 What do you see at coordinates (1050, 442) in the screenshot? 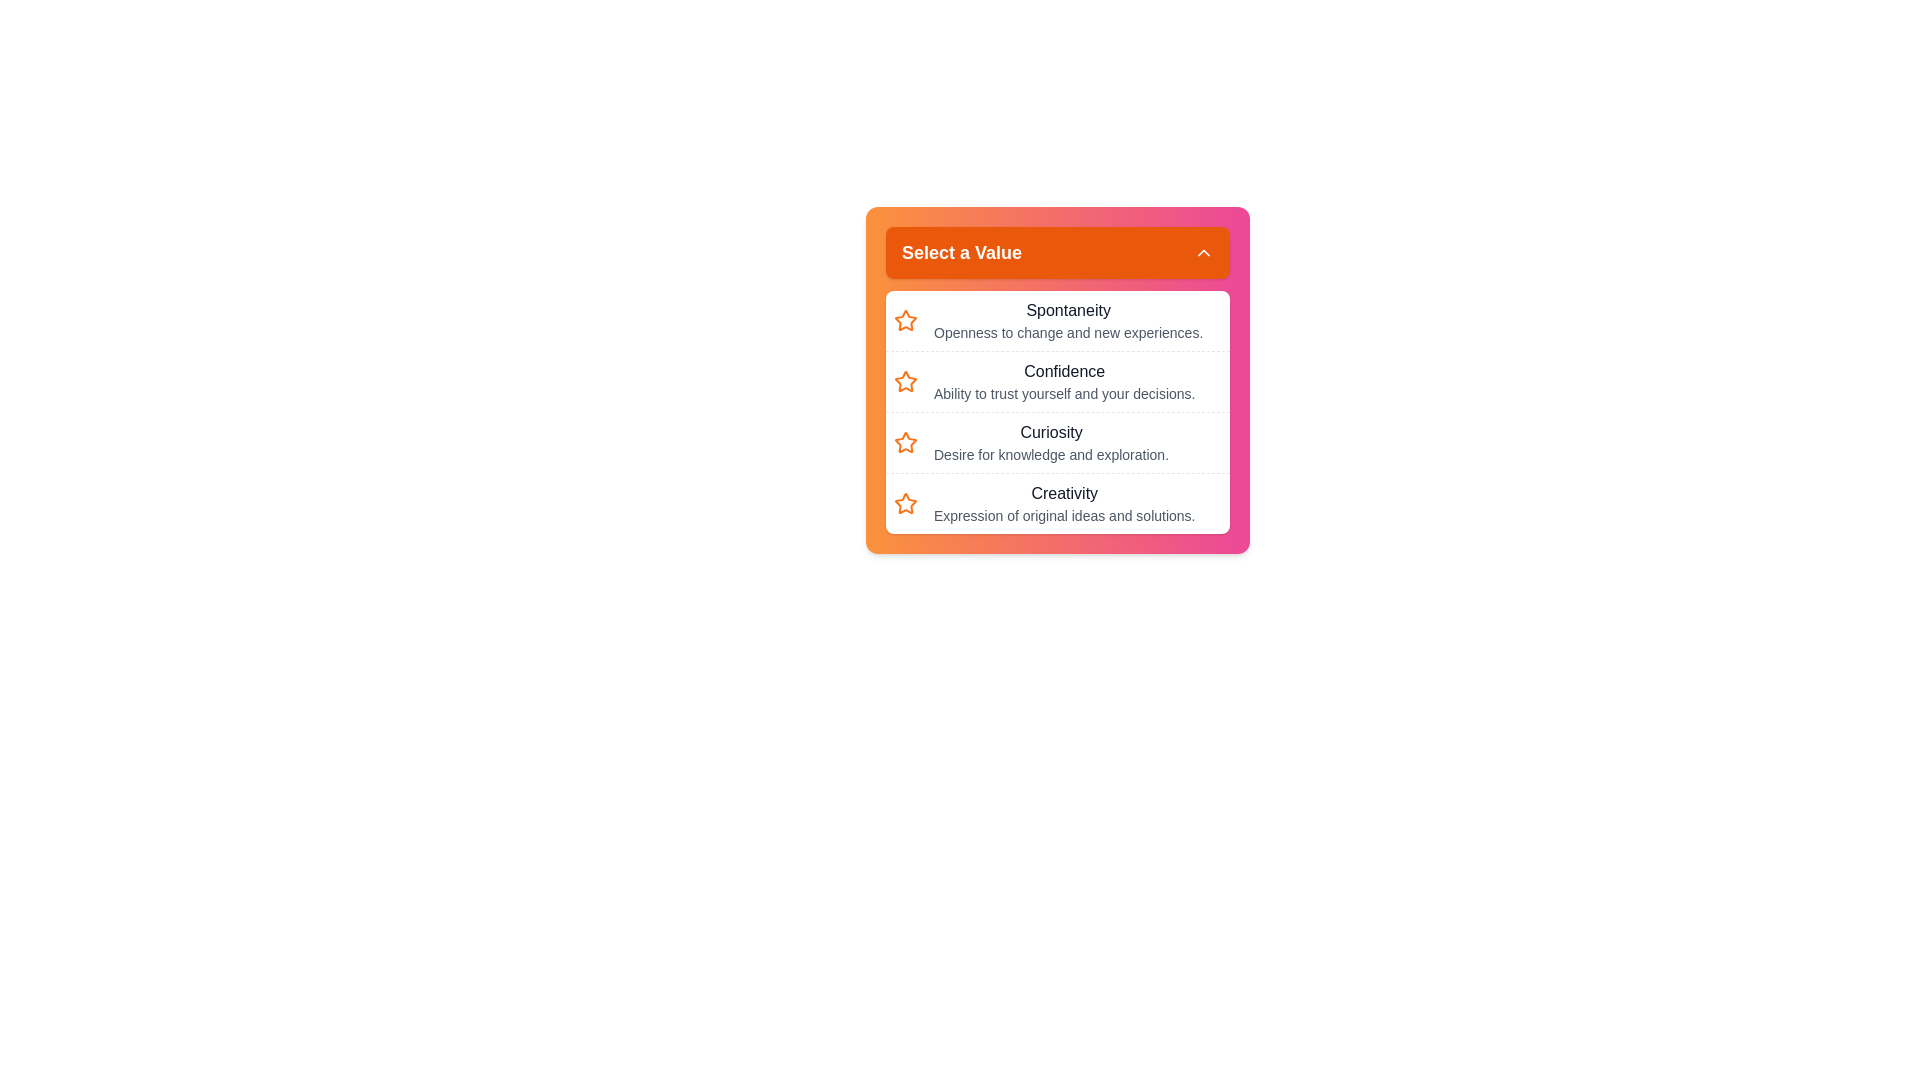
I see `the selectable list item labeled 'Curiosity' in the dropdown menu to trigger a visual indication of focus` at bounding box center [1050, 442].